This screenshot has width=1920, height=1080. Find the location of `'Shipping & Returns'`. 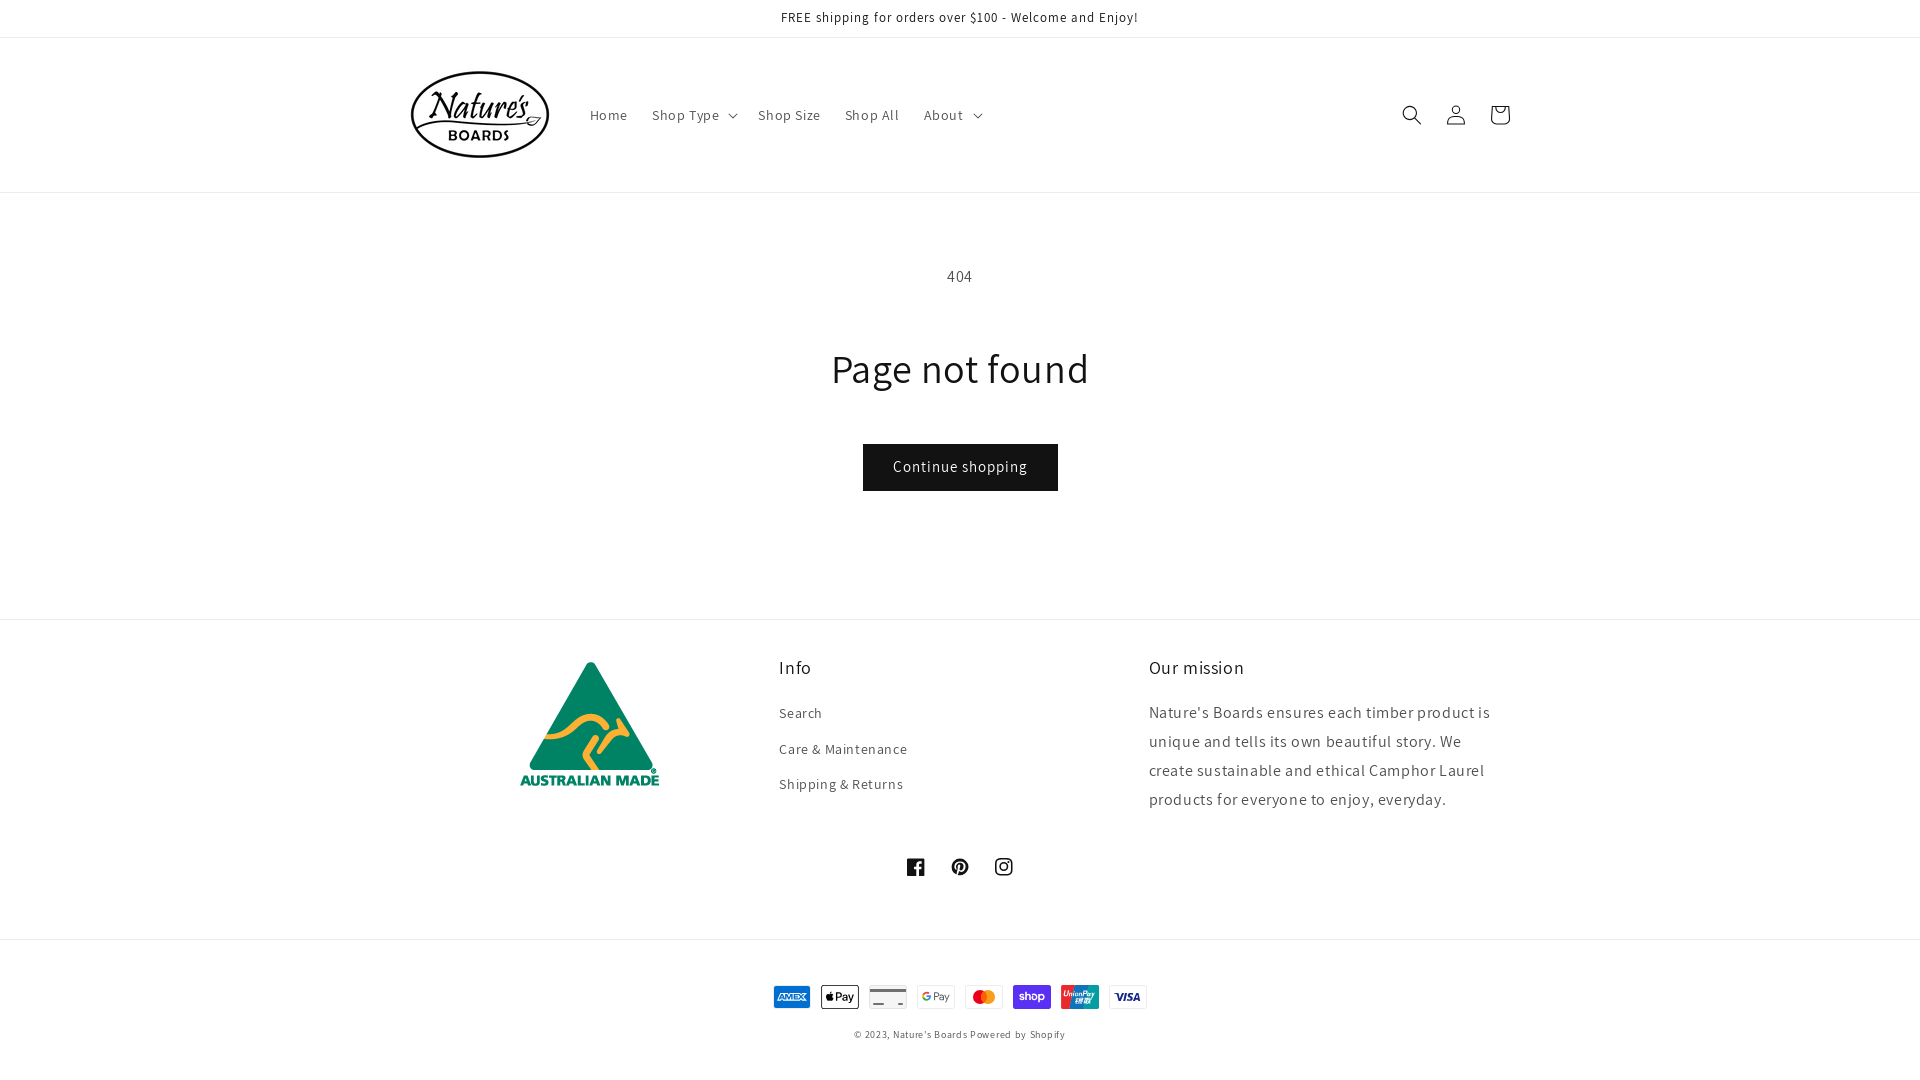

'Shipping & Returns' is located at coordinates (840, 783).